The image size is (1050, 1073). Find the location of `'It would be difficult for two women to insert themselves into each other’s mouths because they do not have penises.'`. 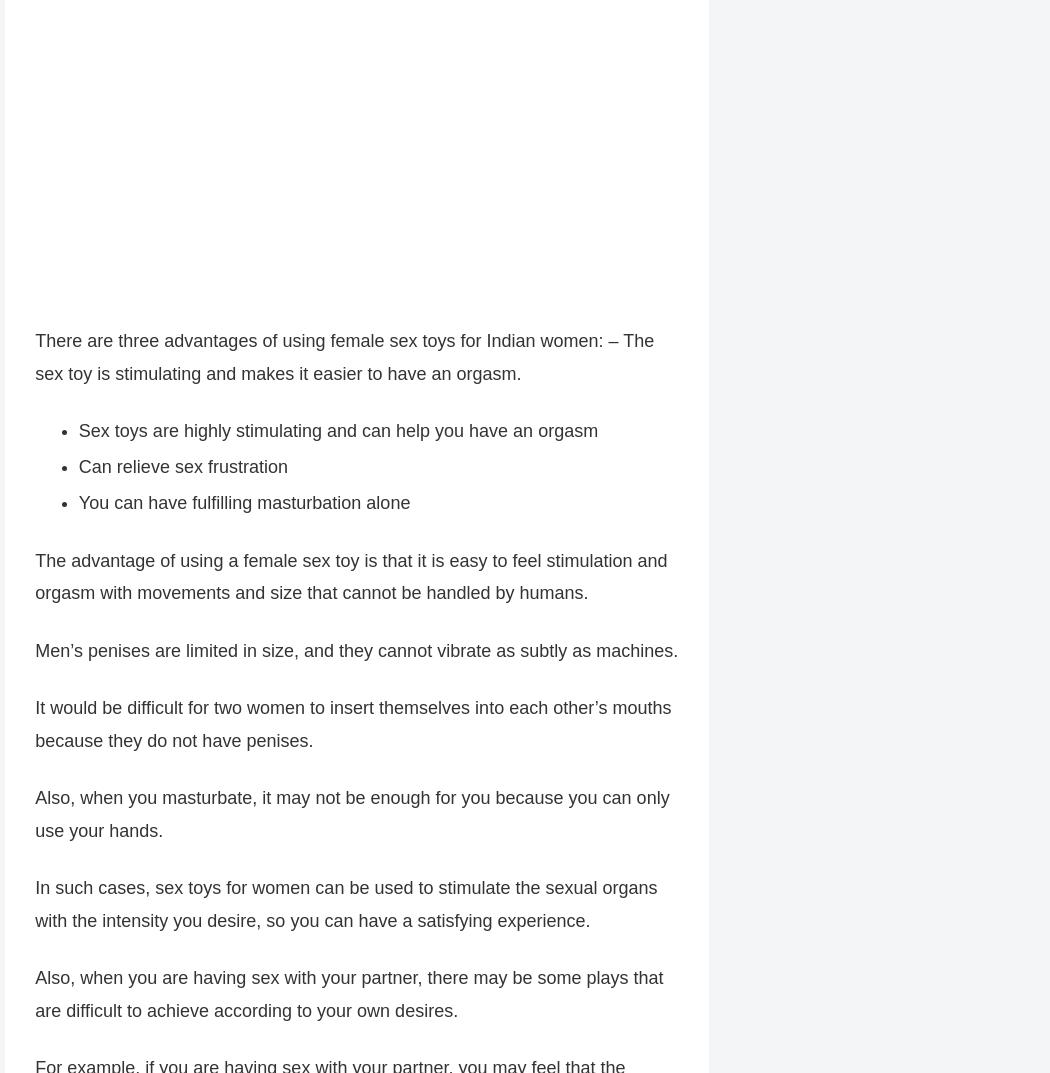

'It would be difficult for two women to insert themselves into each other’s mouths because they do not have penises.' is located at coordinates (352, 726).